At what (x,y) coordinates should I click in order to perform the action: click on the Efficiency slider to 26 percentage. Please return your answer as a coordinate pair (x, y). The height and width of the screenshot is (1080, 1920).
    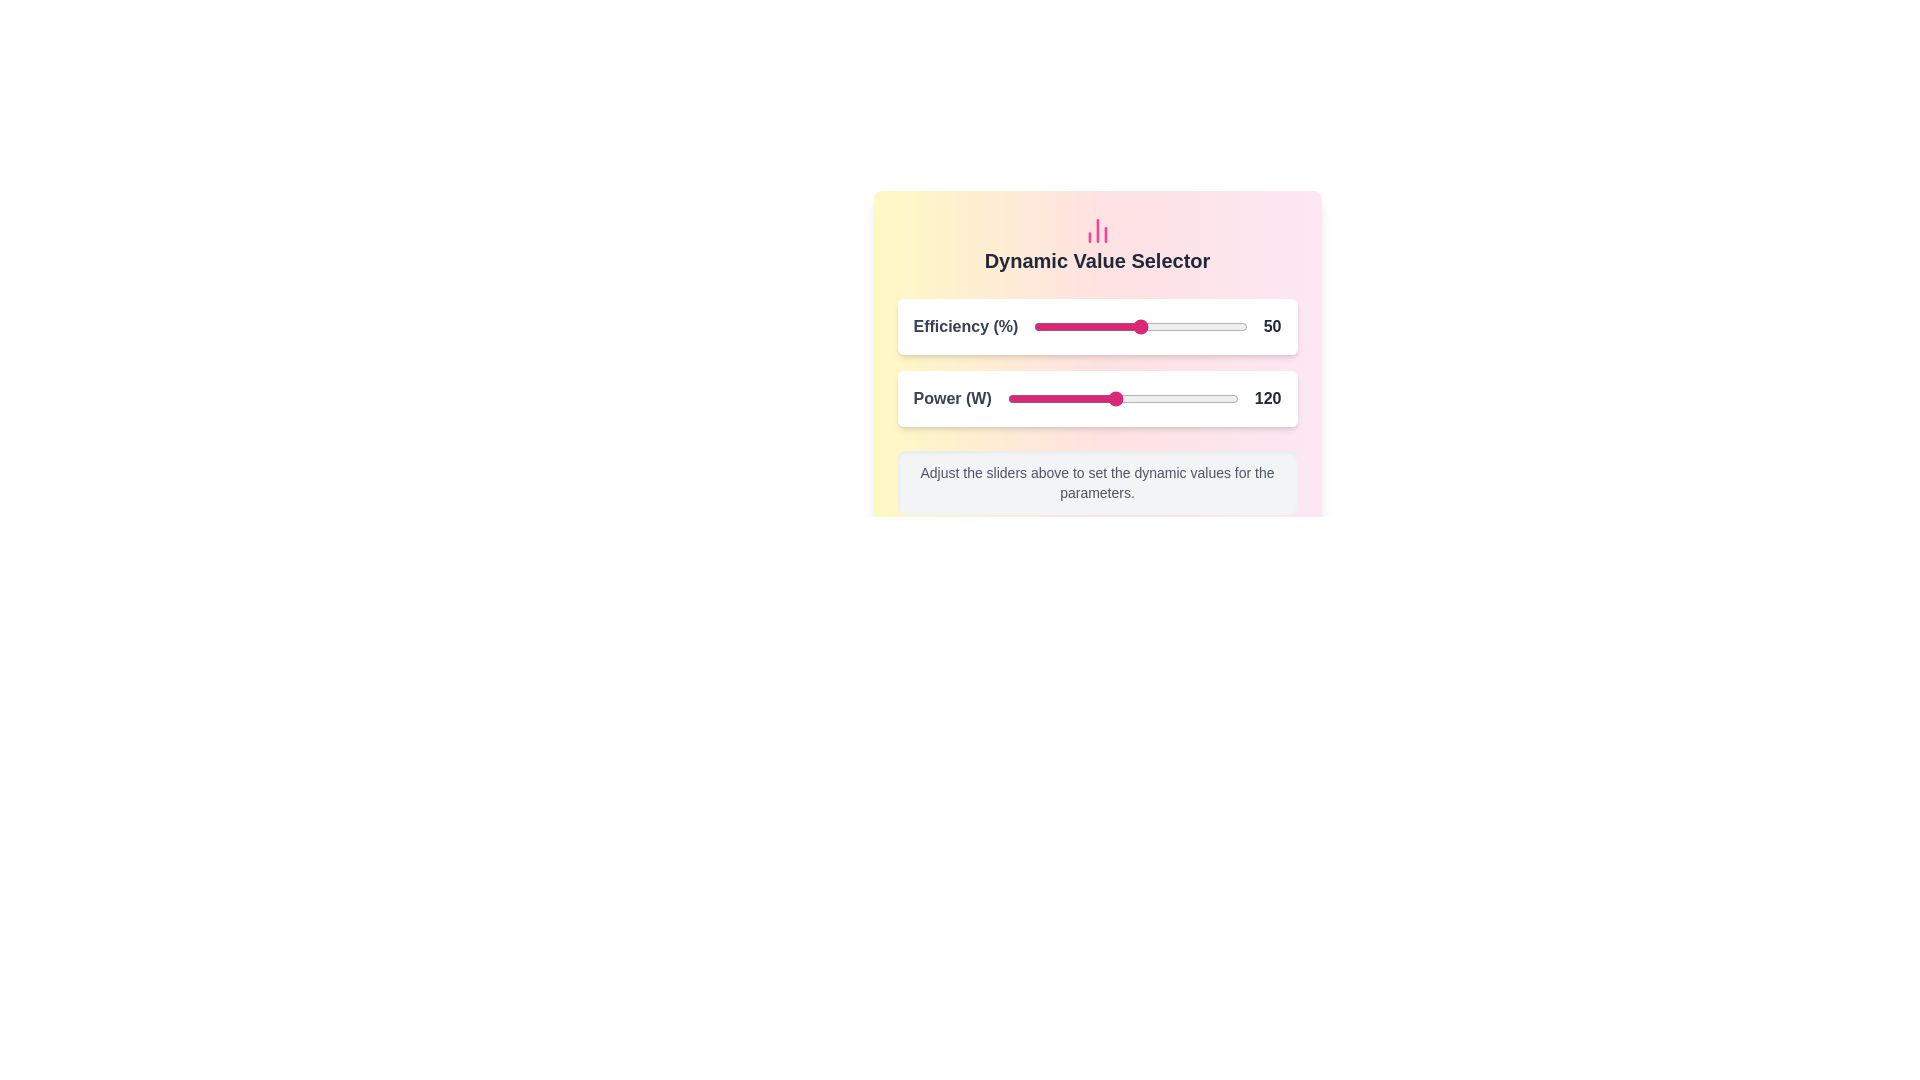
    Looking at the image, I should click on (1088, 326).